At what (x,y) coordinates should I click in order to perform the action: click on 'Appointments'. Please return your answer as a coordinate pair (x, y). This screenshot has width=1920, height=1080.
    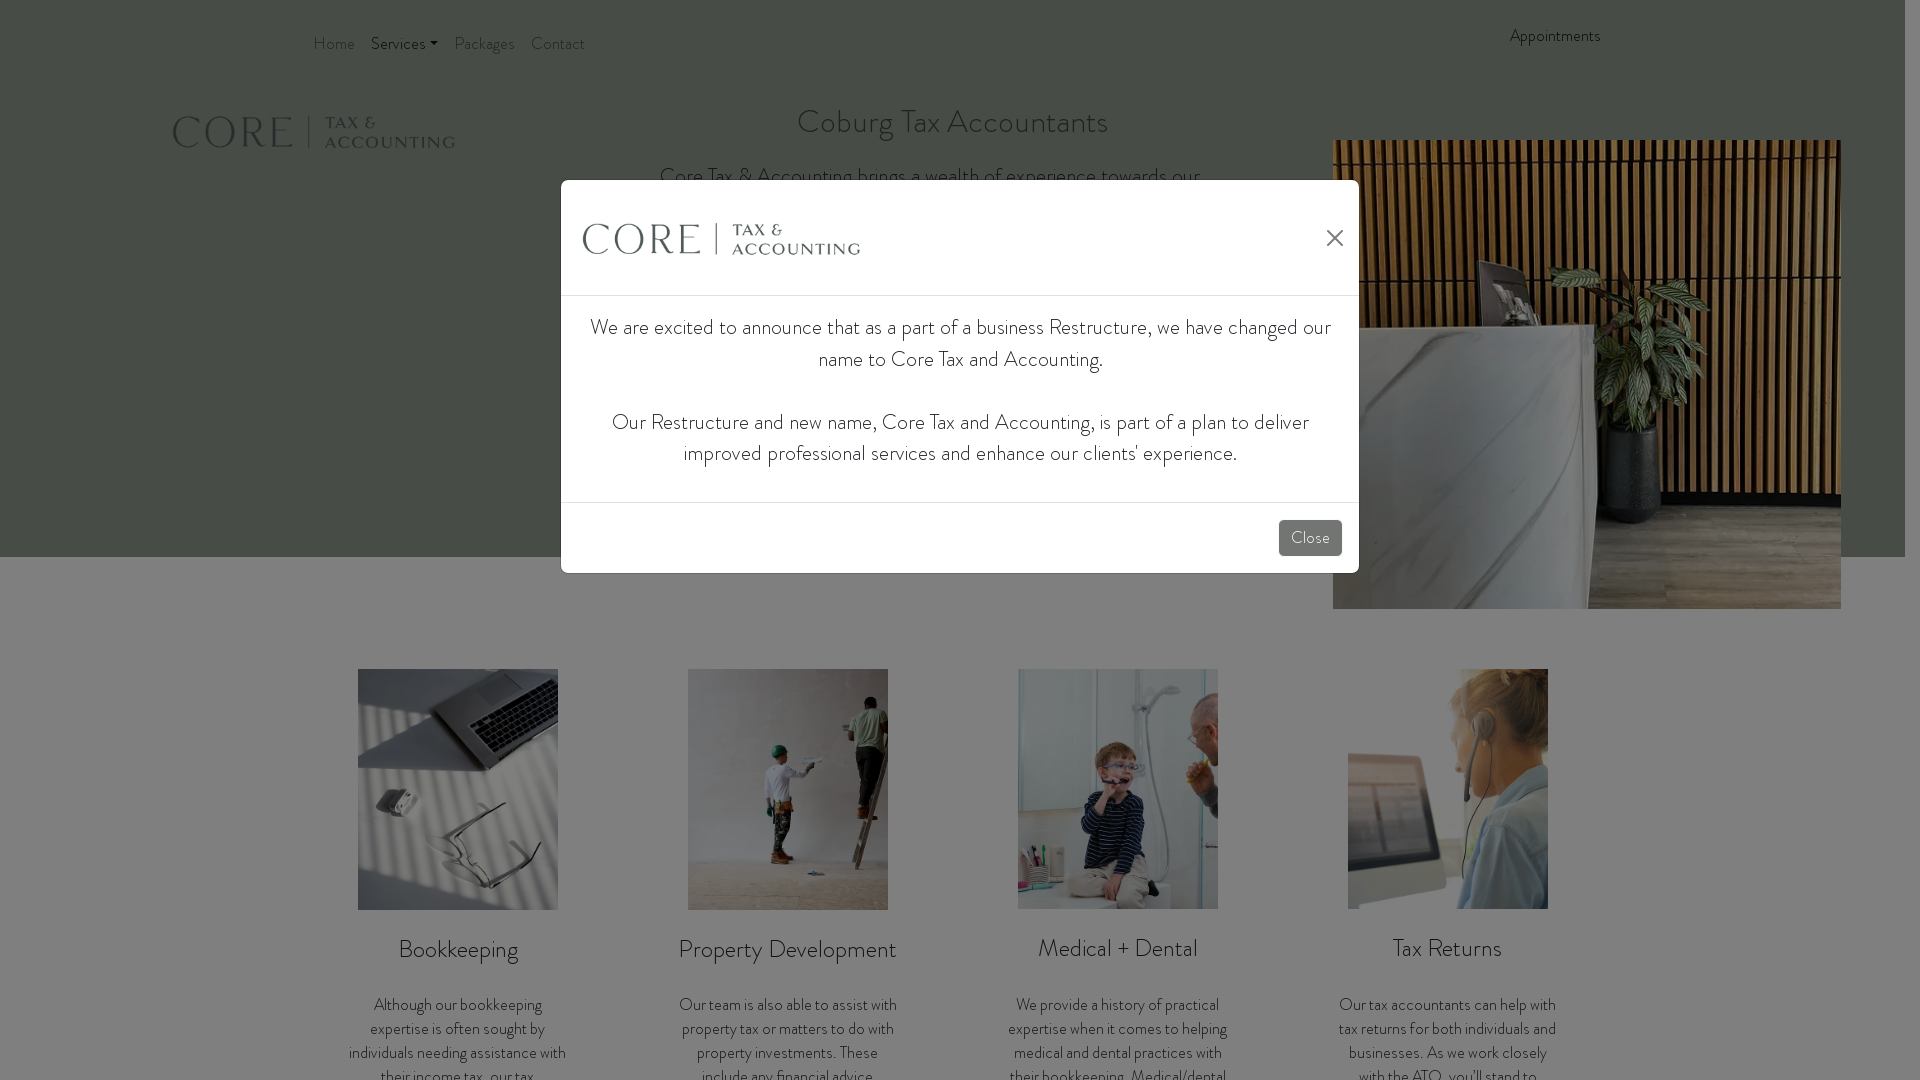
    Looking at the image, I should click on (1554, 35).